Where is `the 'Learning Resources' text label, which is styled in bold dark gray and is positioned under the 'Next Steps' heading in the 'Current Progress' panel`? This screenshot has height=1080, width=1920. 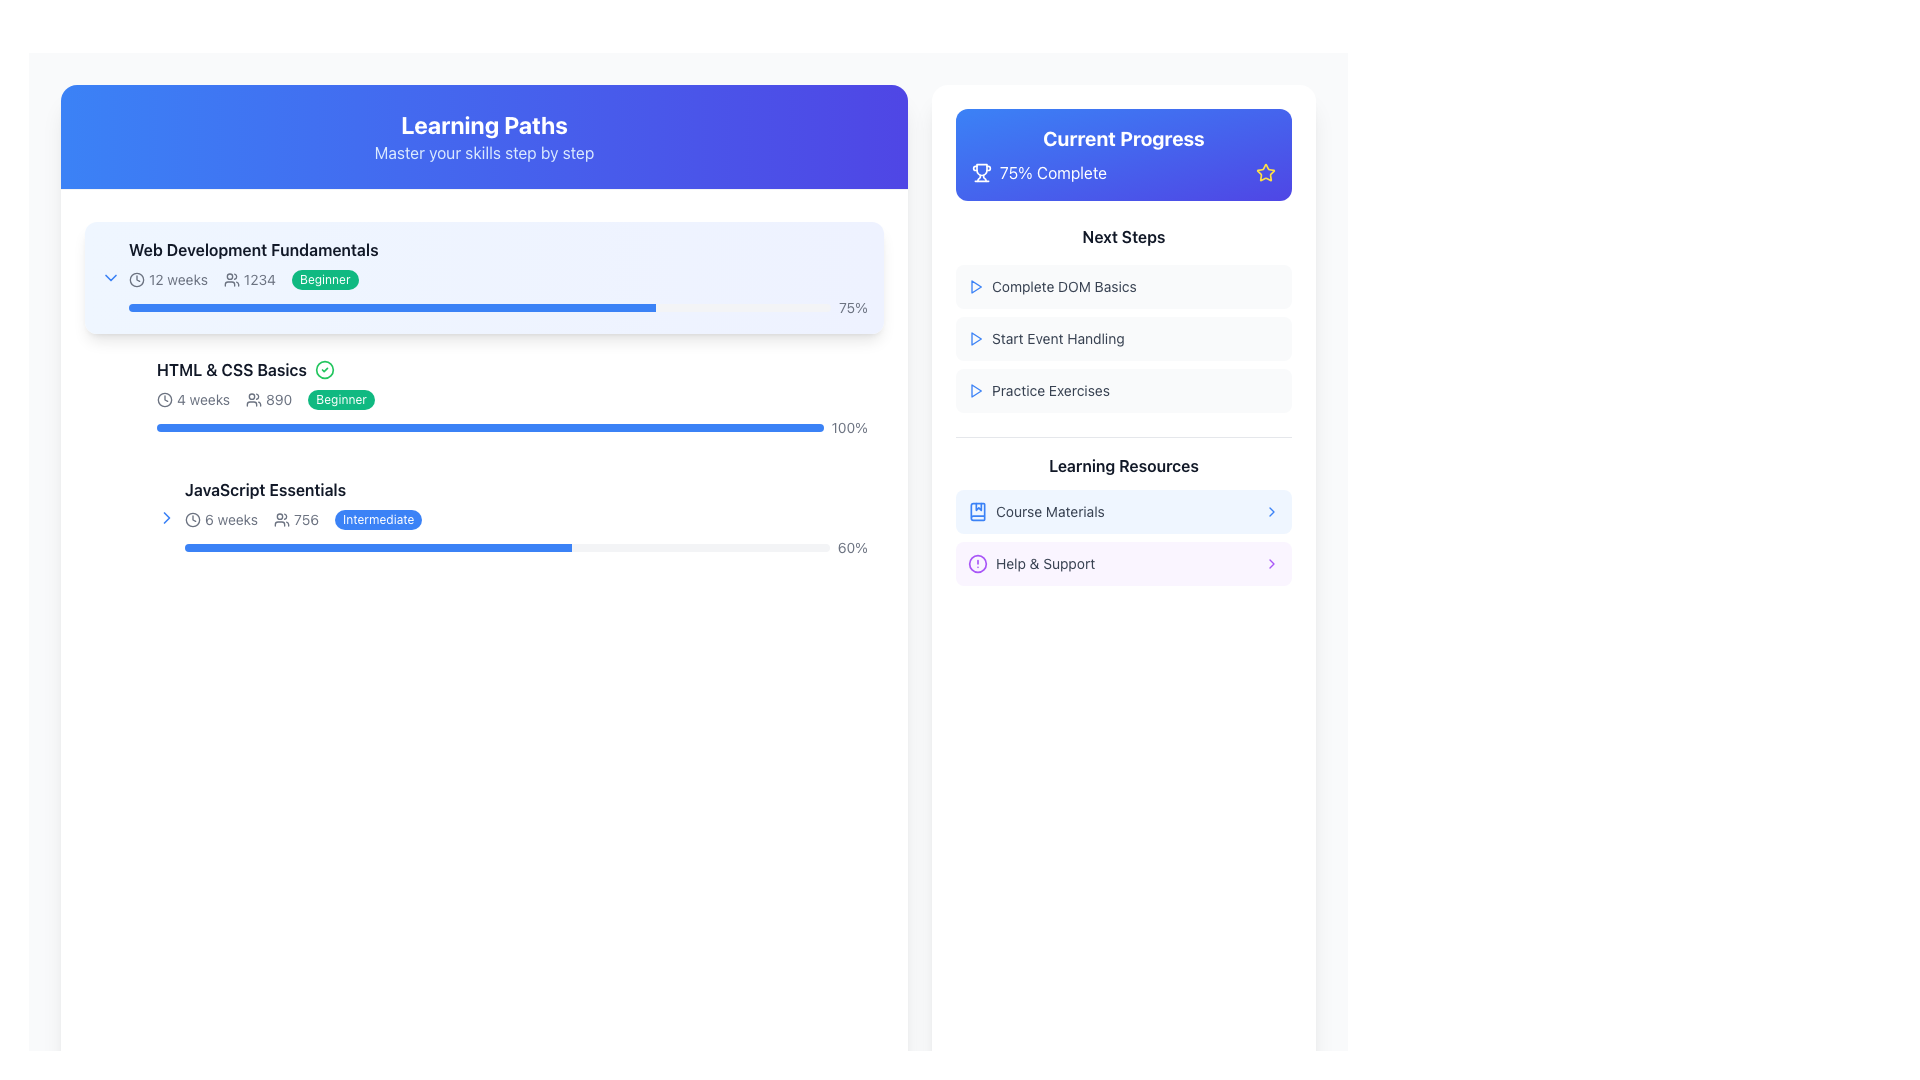 the 'Learning Resources' text label, which is styled in bold dark gray and is positioned under the 'Next Steps' heading in the 'Current Progress' panel is located at coordinates (1123, 466).